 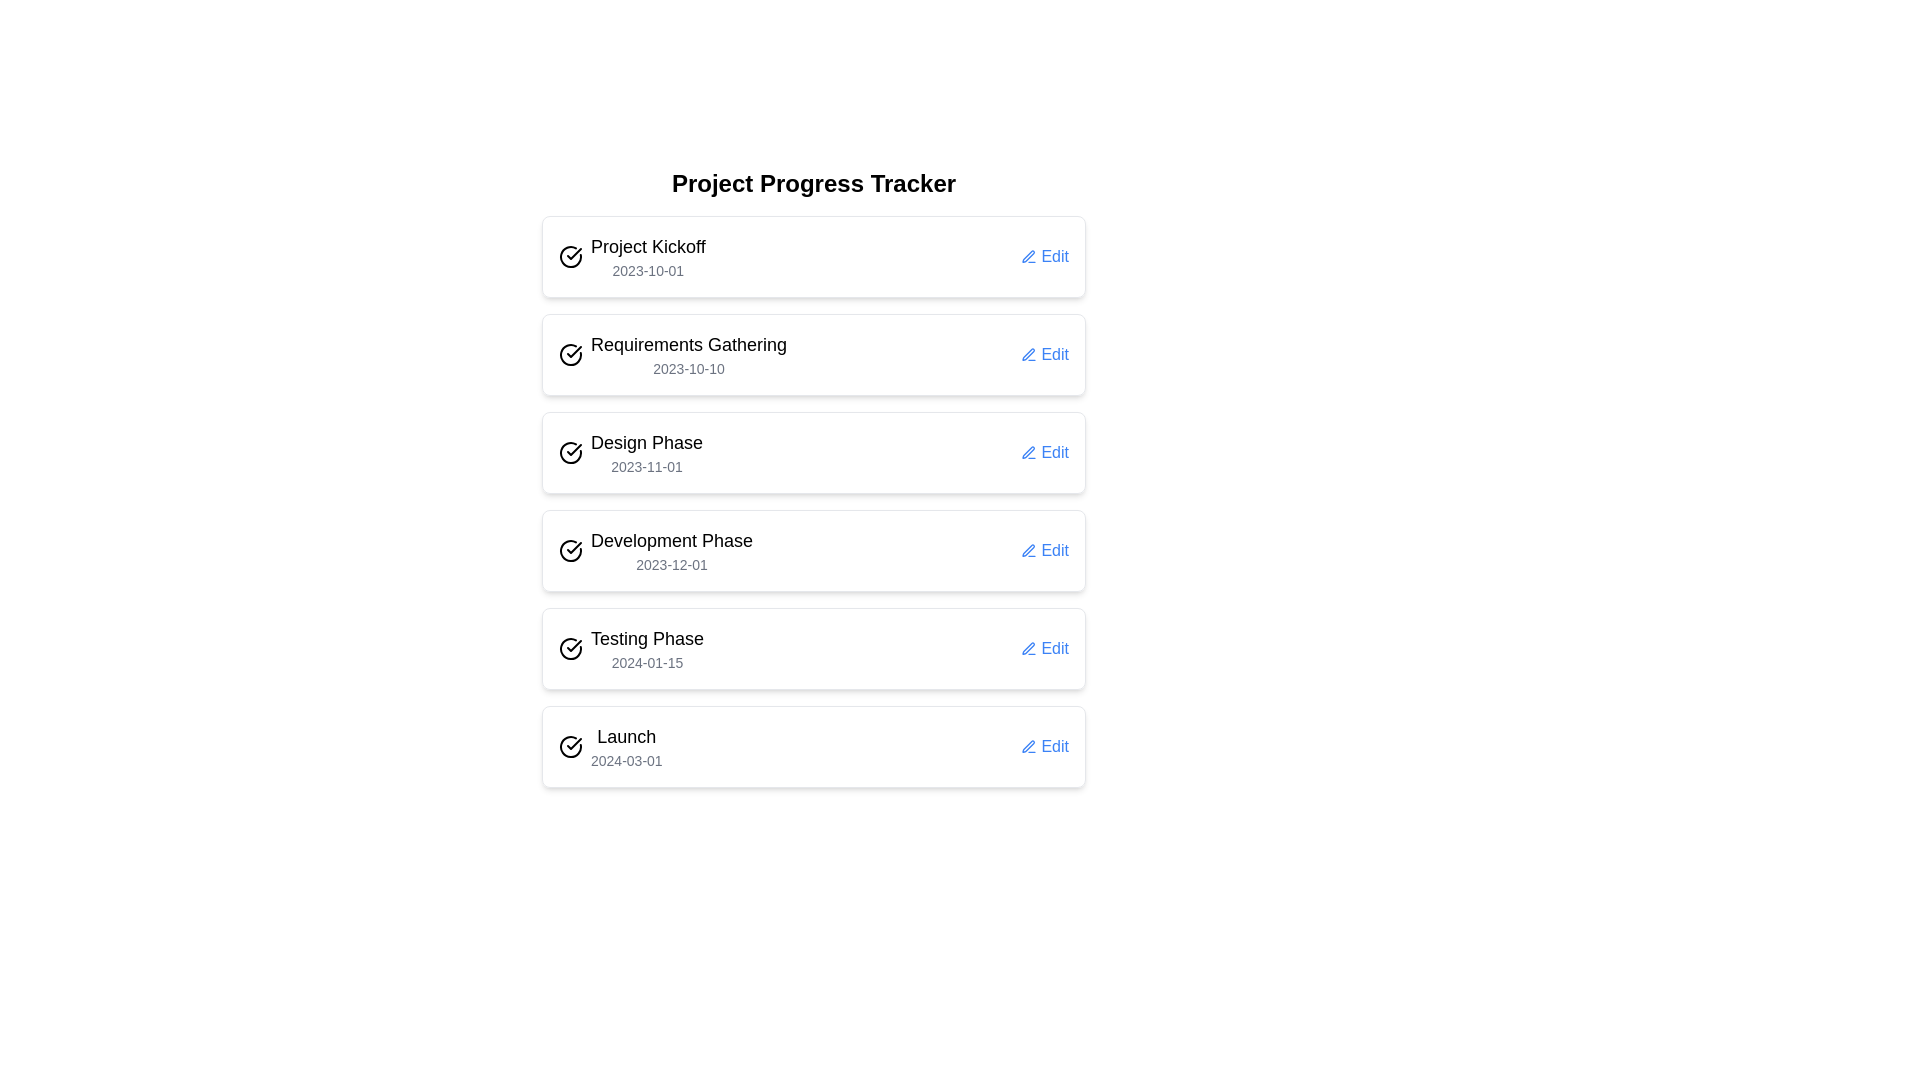 I want to click on the edit icon located to the left of the 'Edit' label in the top-right corner of the project phase section, so click(x=1029, y=747).